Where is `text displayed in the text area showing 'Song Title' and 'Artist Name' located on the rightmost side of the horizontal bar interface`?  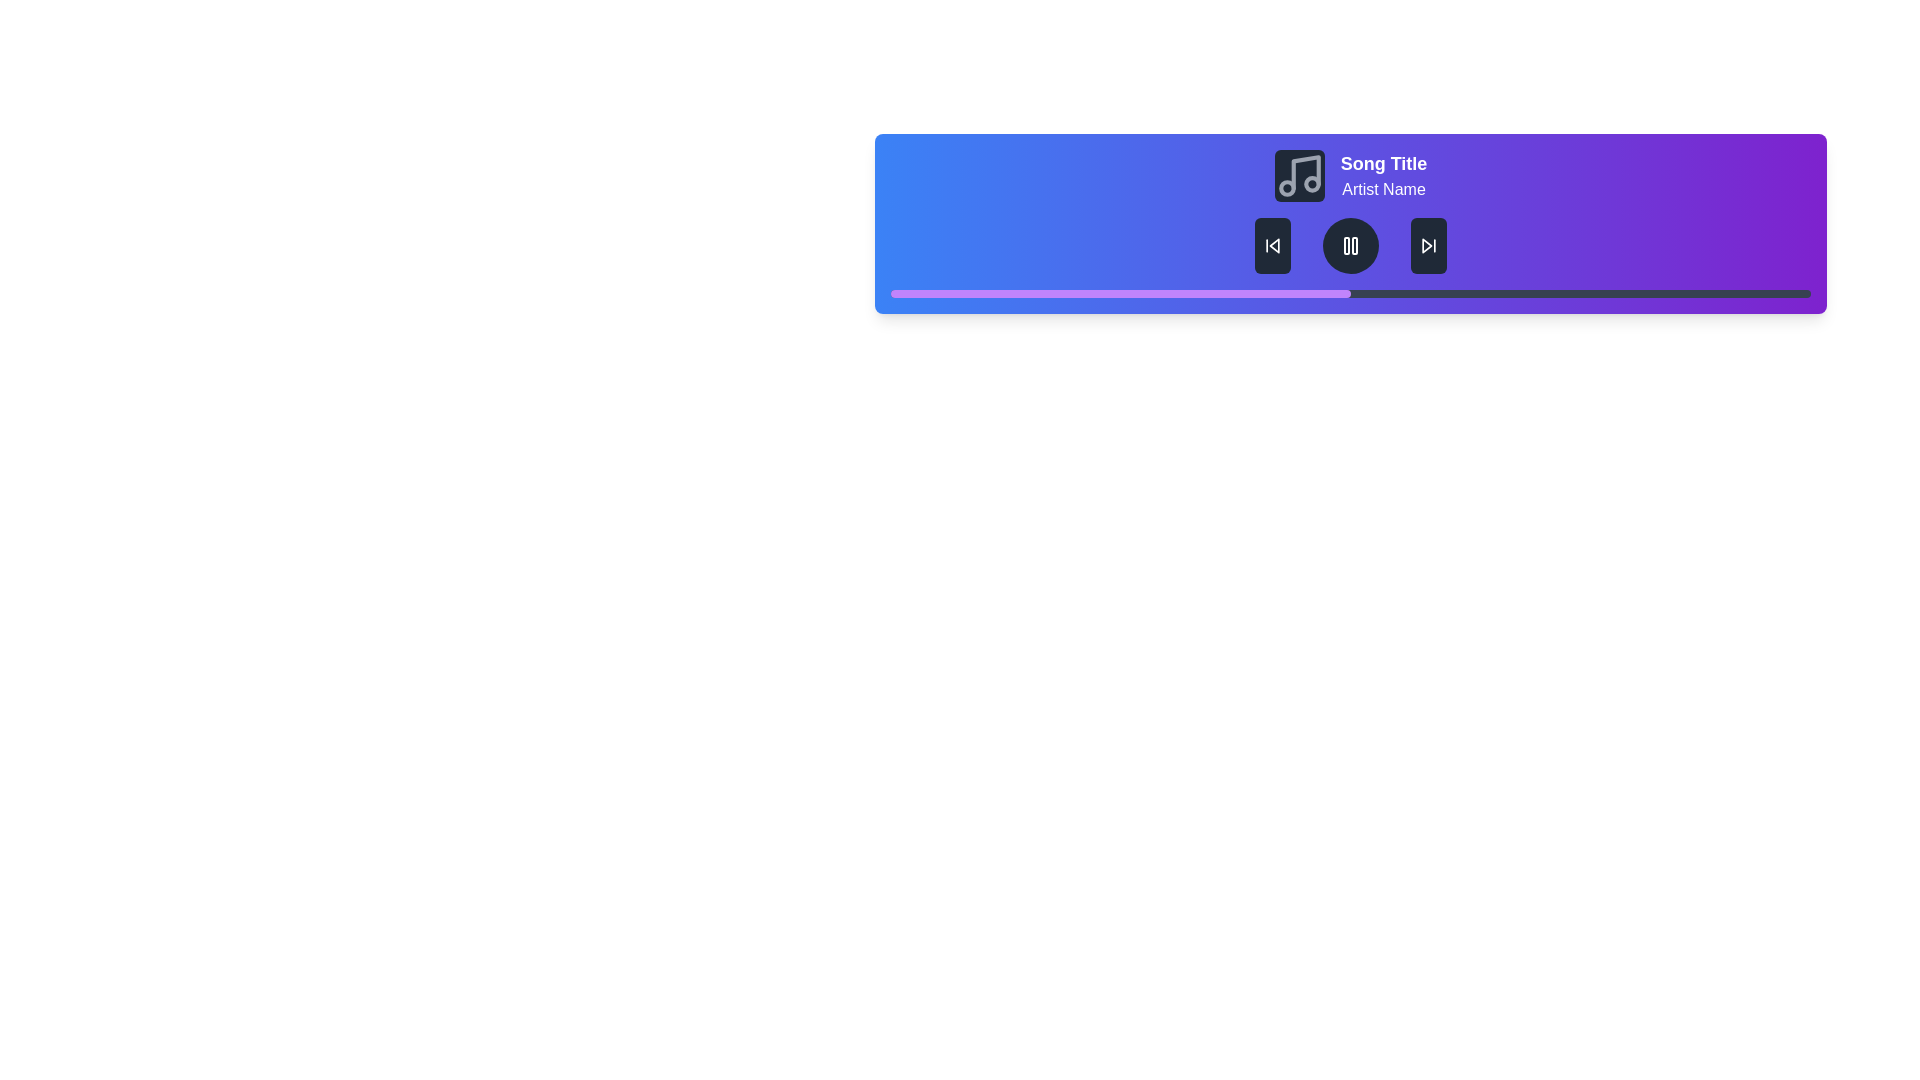
text displayed in the text area showing 'Song Title' and 'Artist Name' located on the rightmost side of the horizontal bar interface is located at coordinates (1382, 175).